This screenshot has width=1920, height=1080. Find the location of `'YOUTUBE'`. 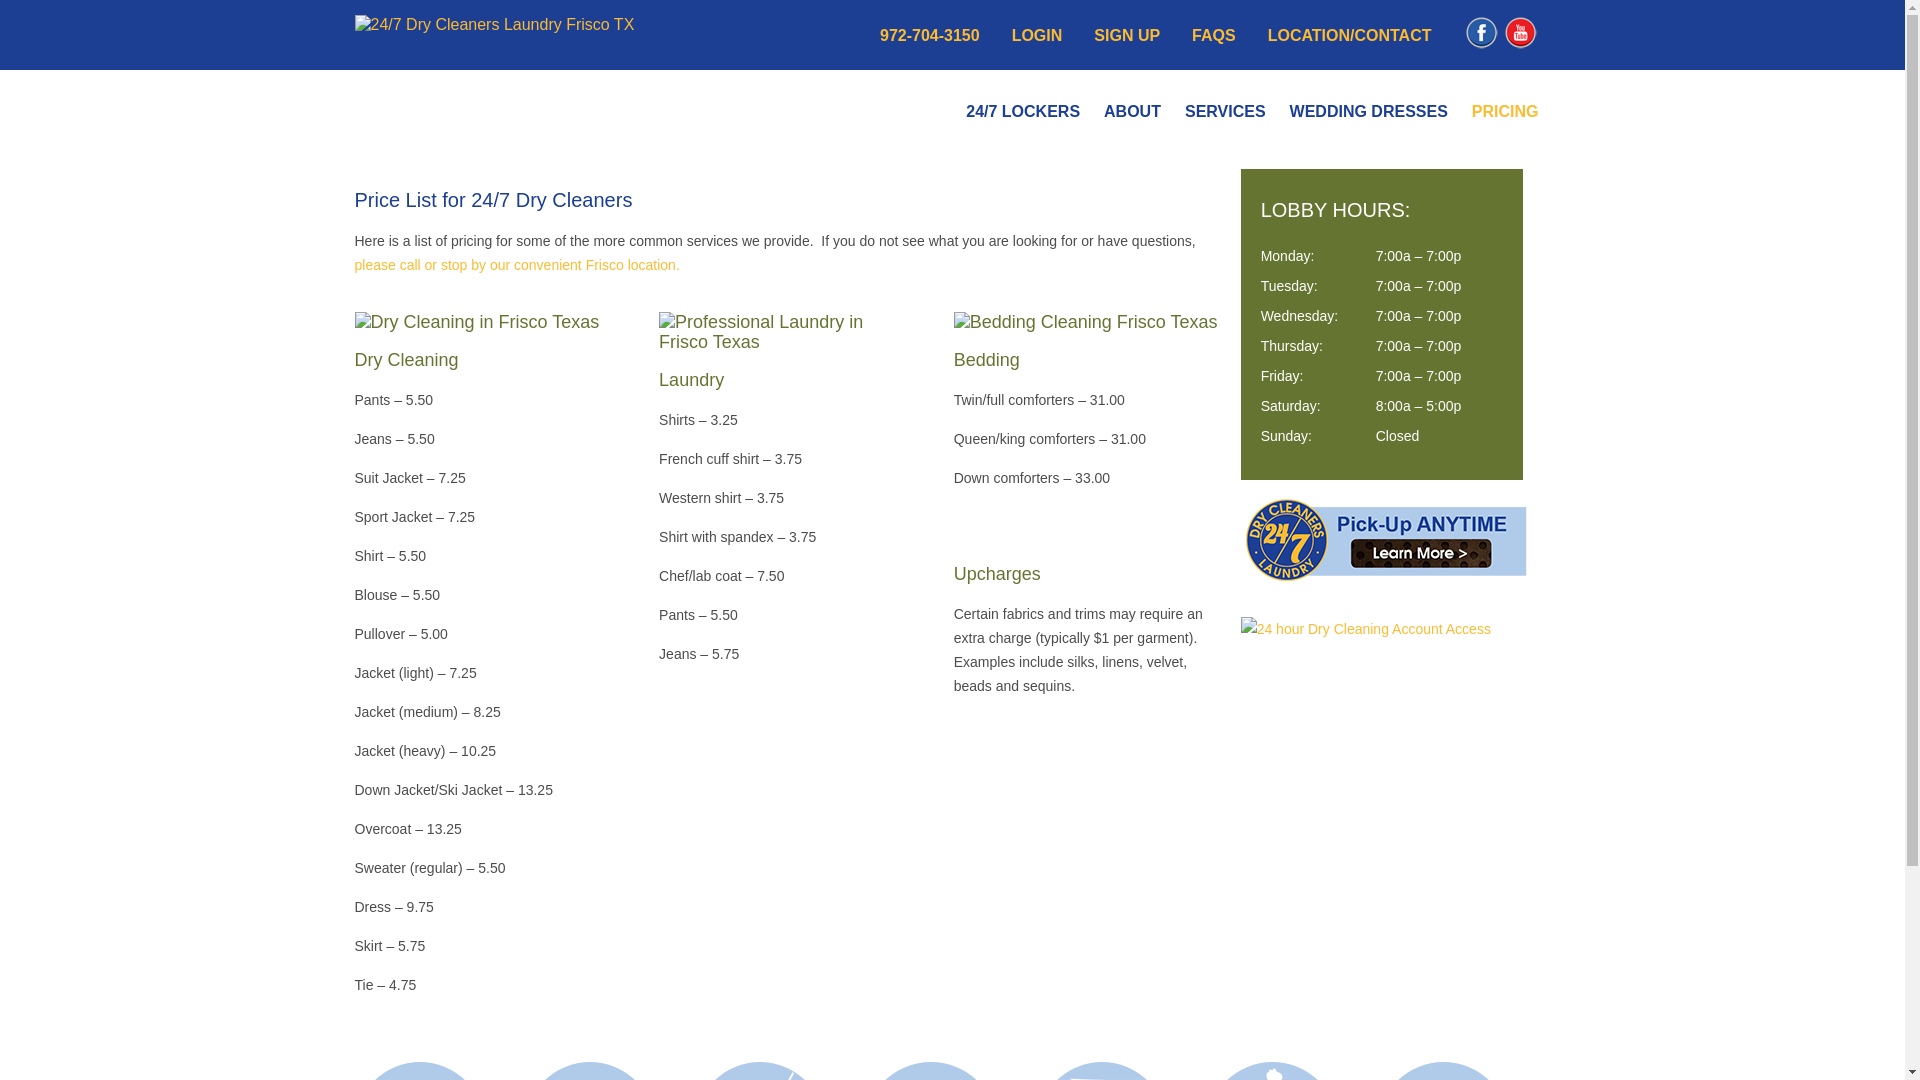

'YOUTUBE' is located at coordinates (1519, 45).